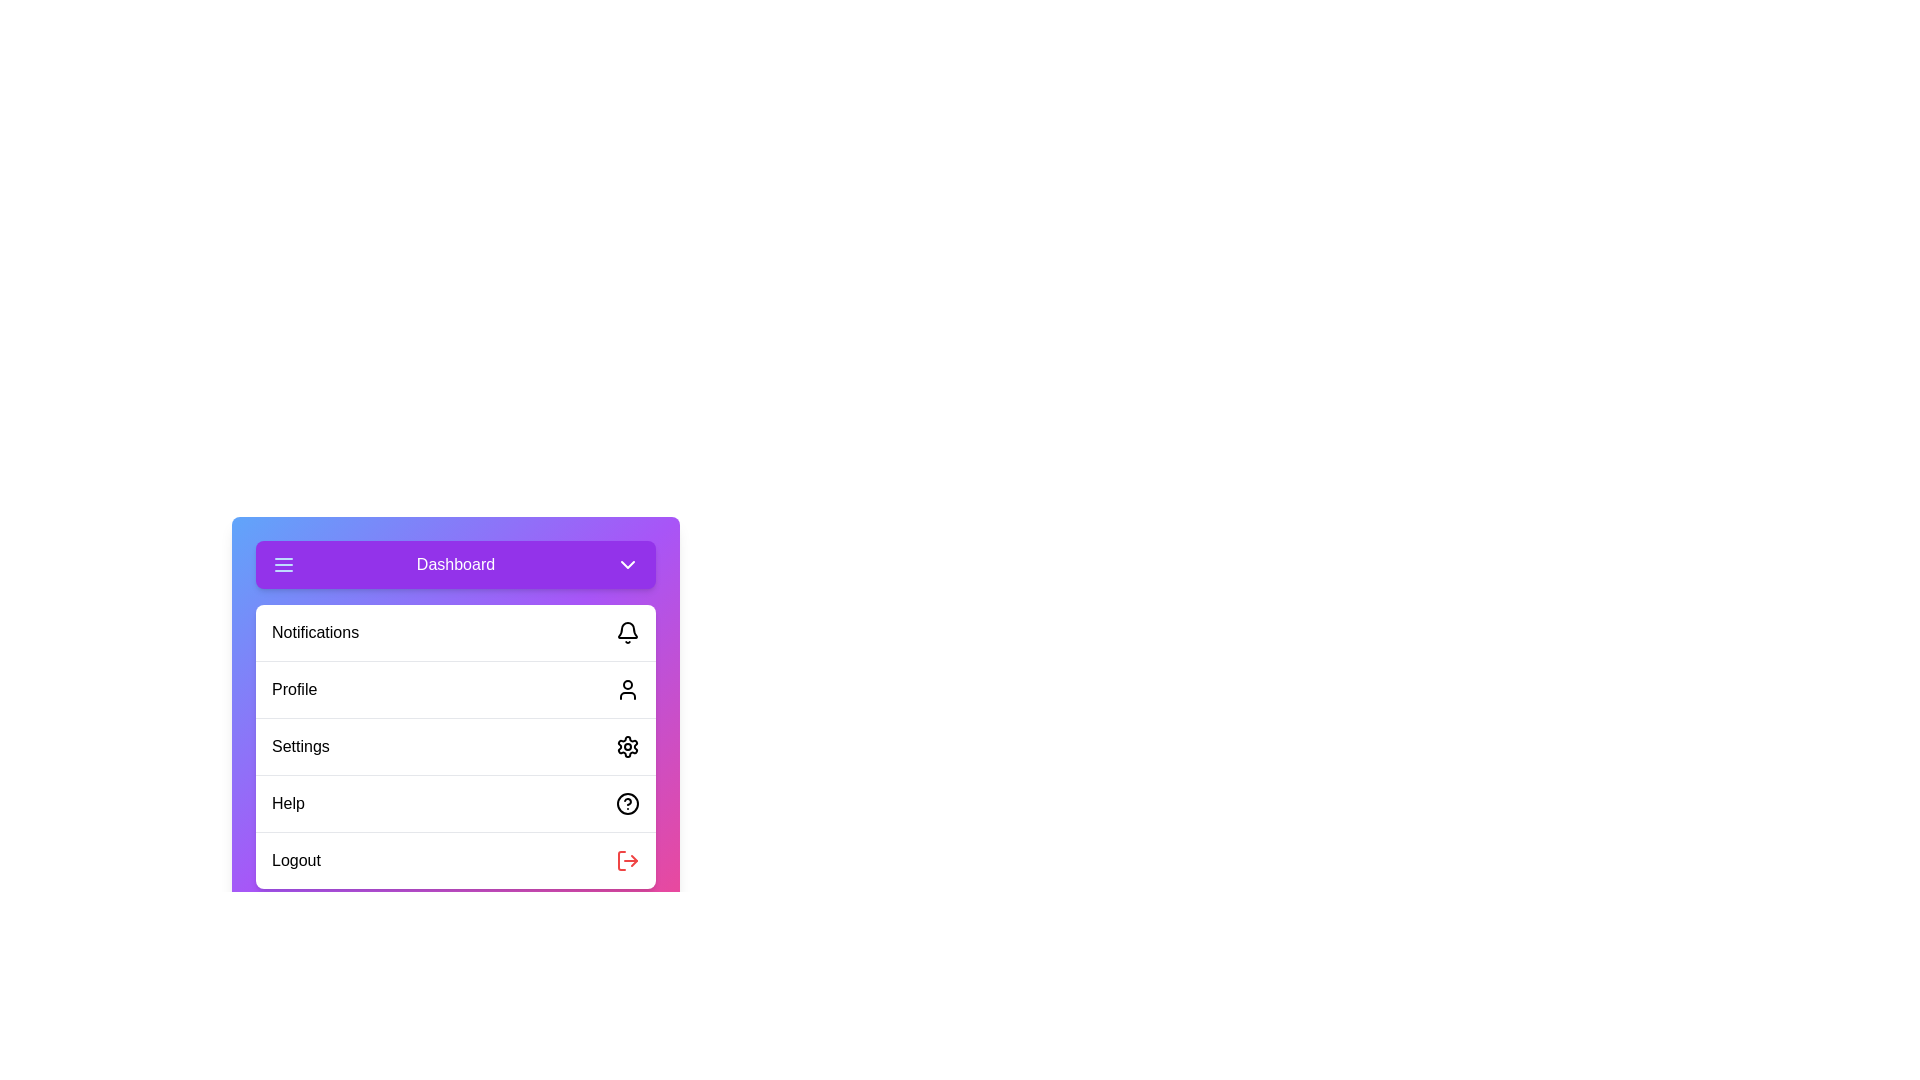 The image size is (1920, 1080). Describe the element at coordinates (455, 632) in the screenshot. I see `the menu item labeled Notifications to view its hover effect` at that location.